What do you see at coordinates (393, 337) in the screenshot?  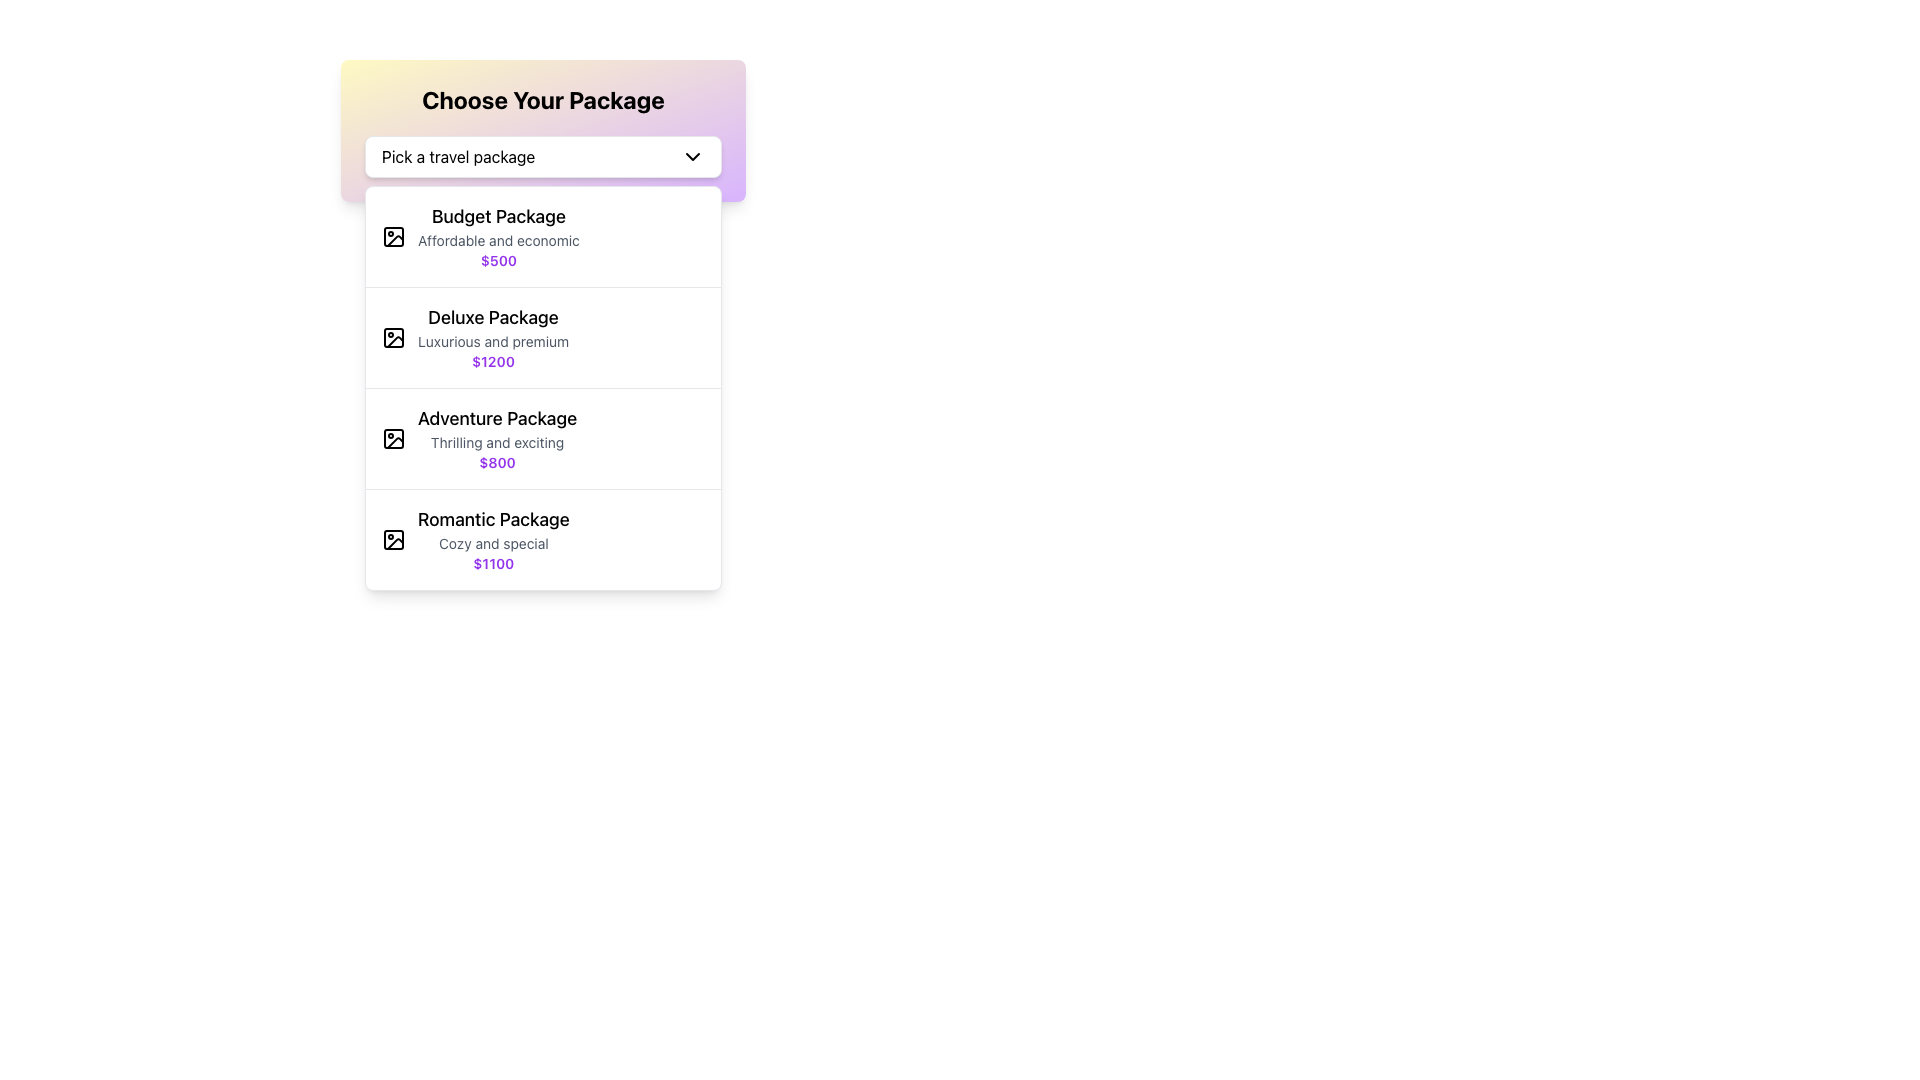 I see `the landscape photograph icon located next to the text content of the 'Deluxe Package' entry in the card layout` at bounding box center [393, 337].